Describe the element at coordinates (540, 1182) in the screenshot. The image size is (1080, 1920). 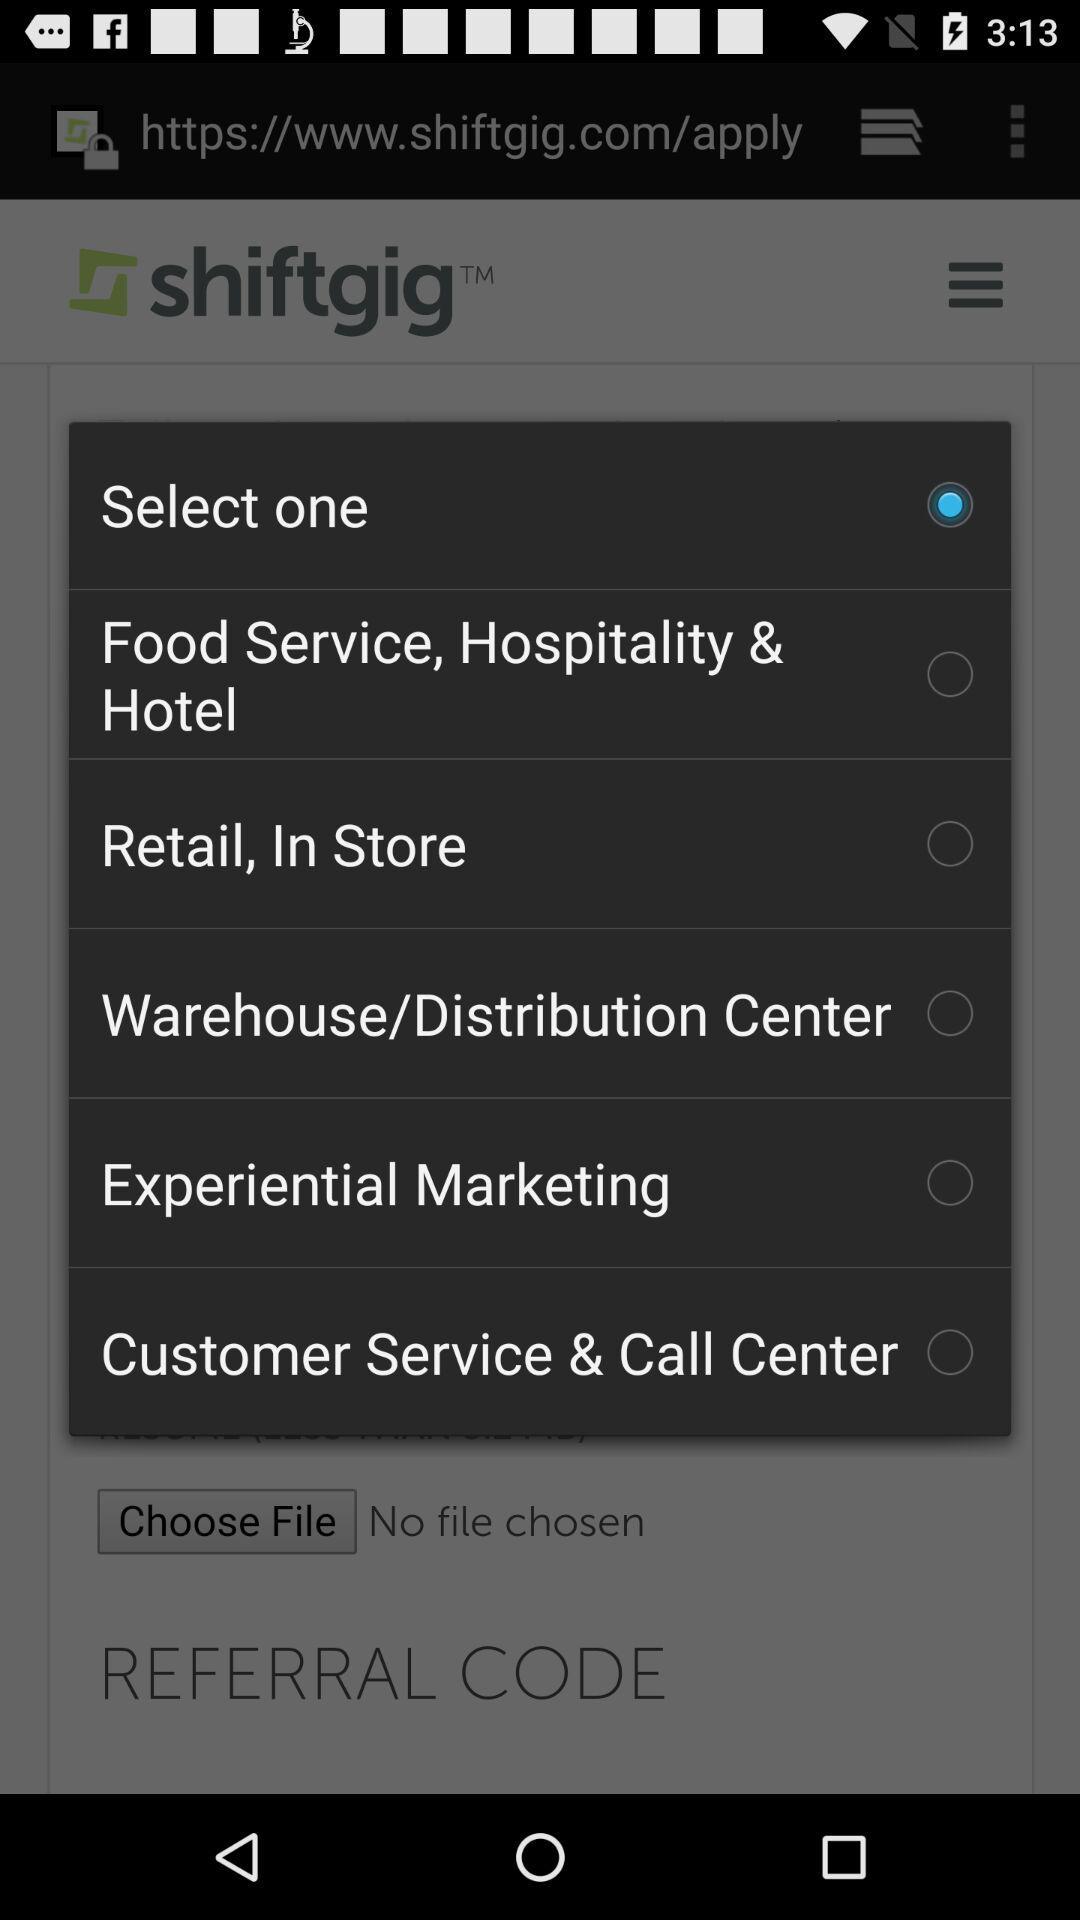
I see `the experiential marketing item` at that location.